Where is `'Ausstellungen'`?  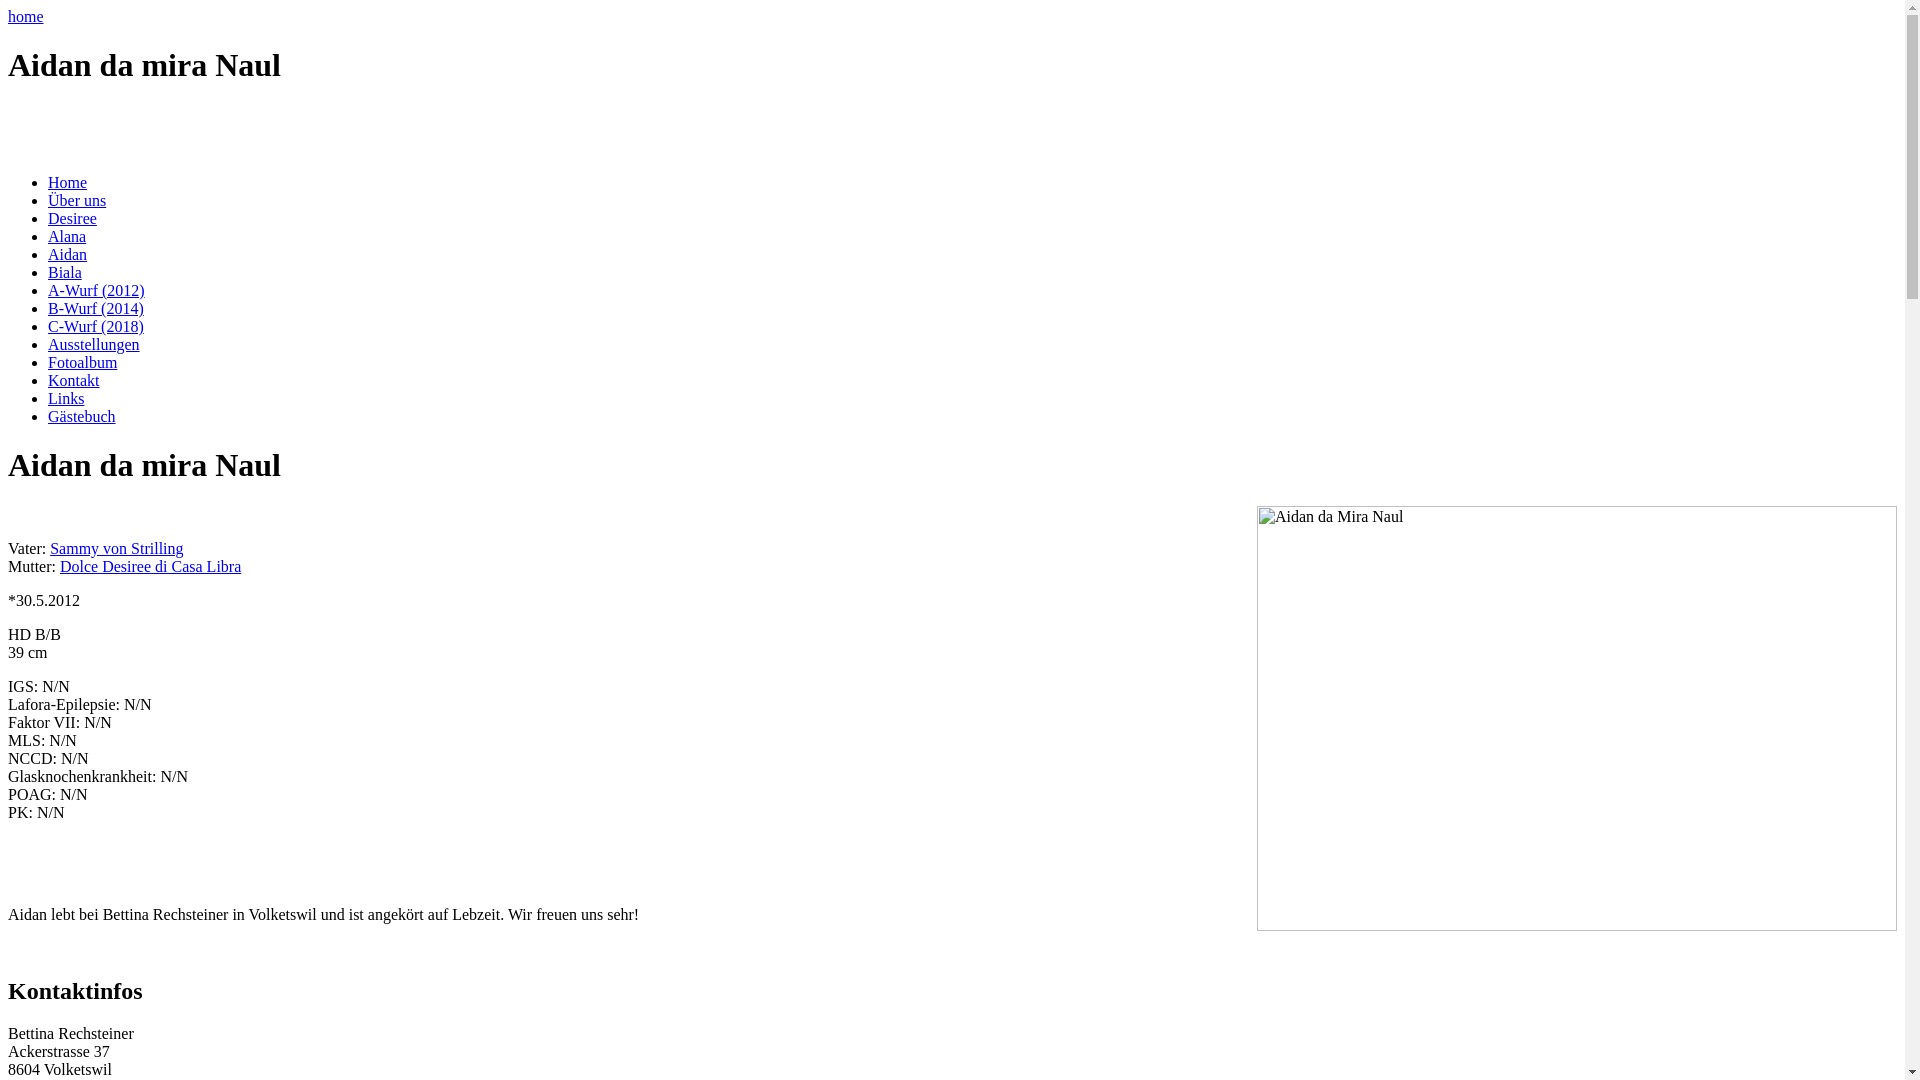 'Ausstellungen' is located at coordinates (93, 343).